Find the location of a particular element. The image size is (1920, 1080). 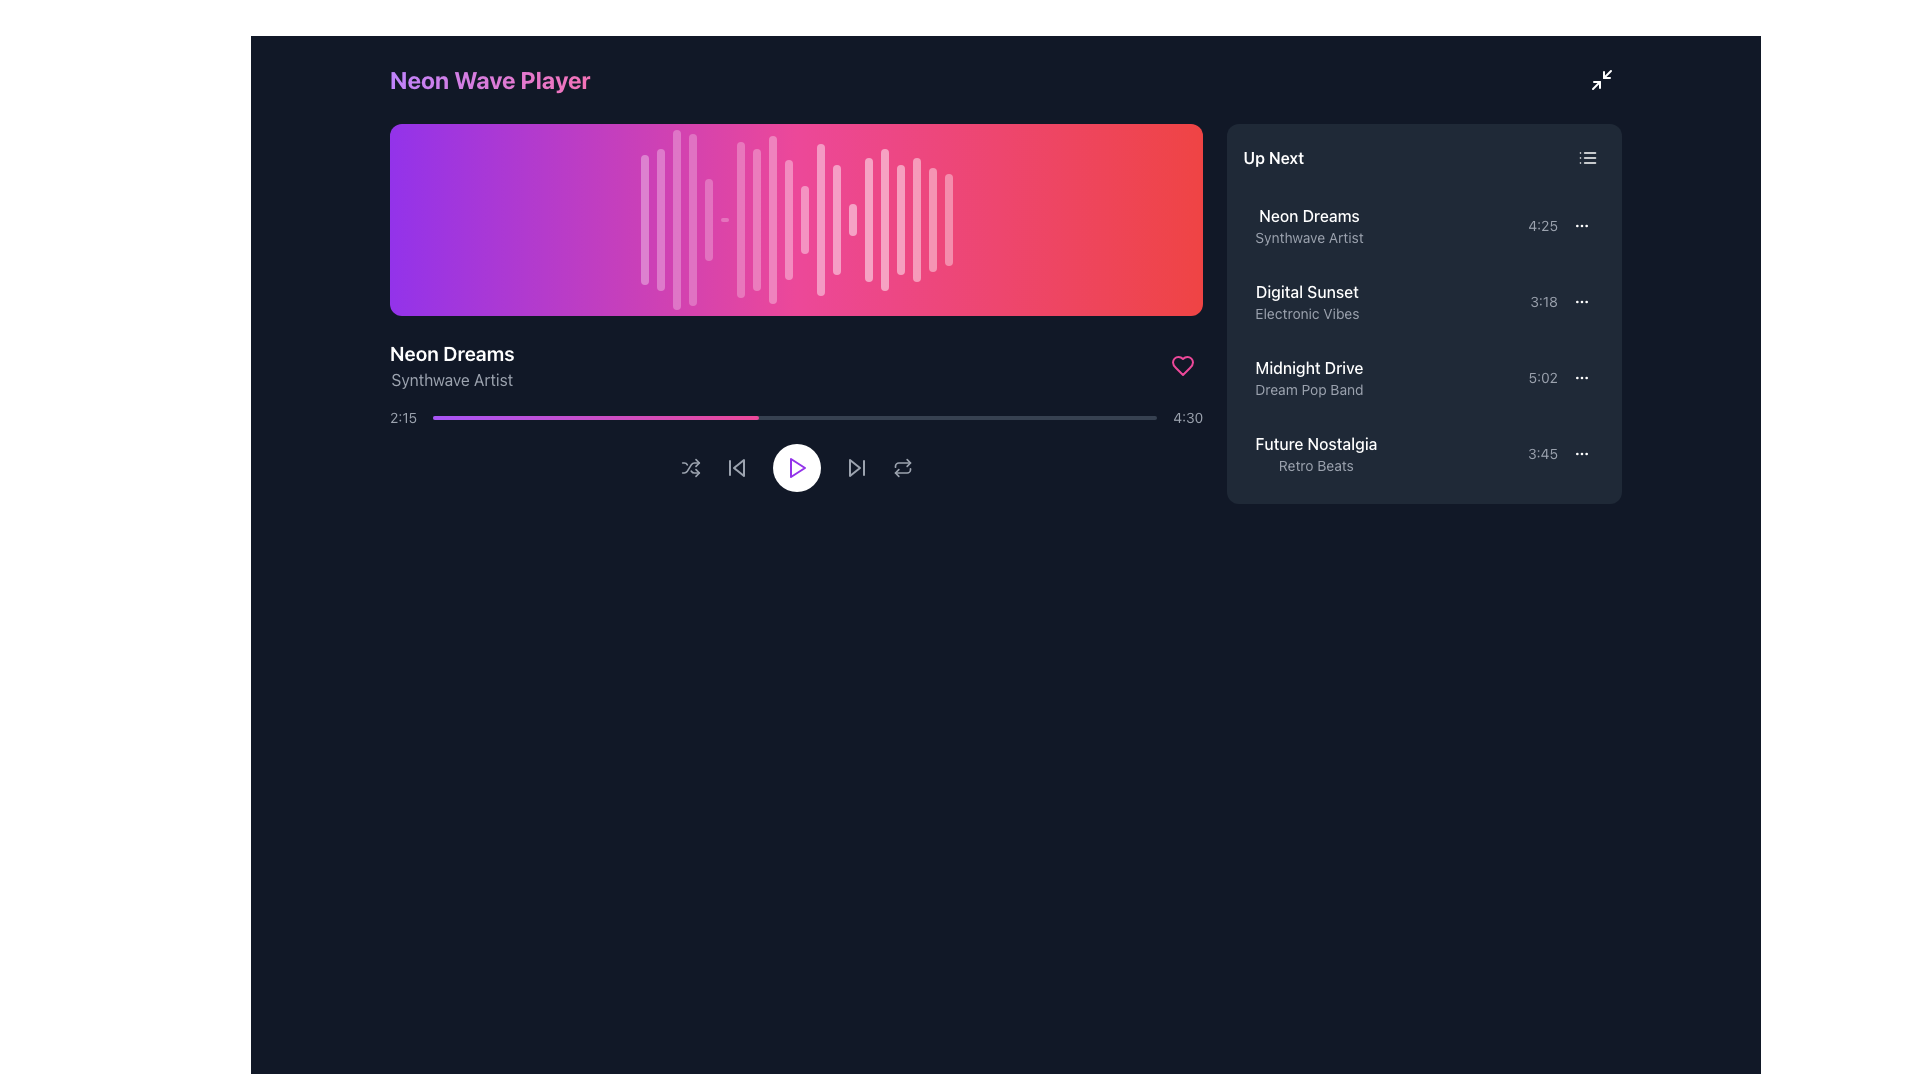

the Icon Button, which features an ellipsis icon and is located at the top-right corner of the 'Neon Dreams' list item in the 'Up Next' section is located at coordinates (1580, 225).